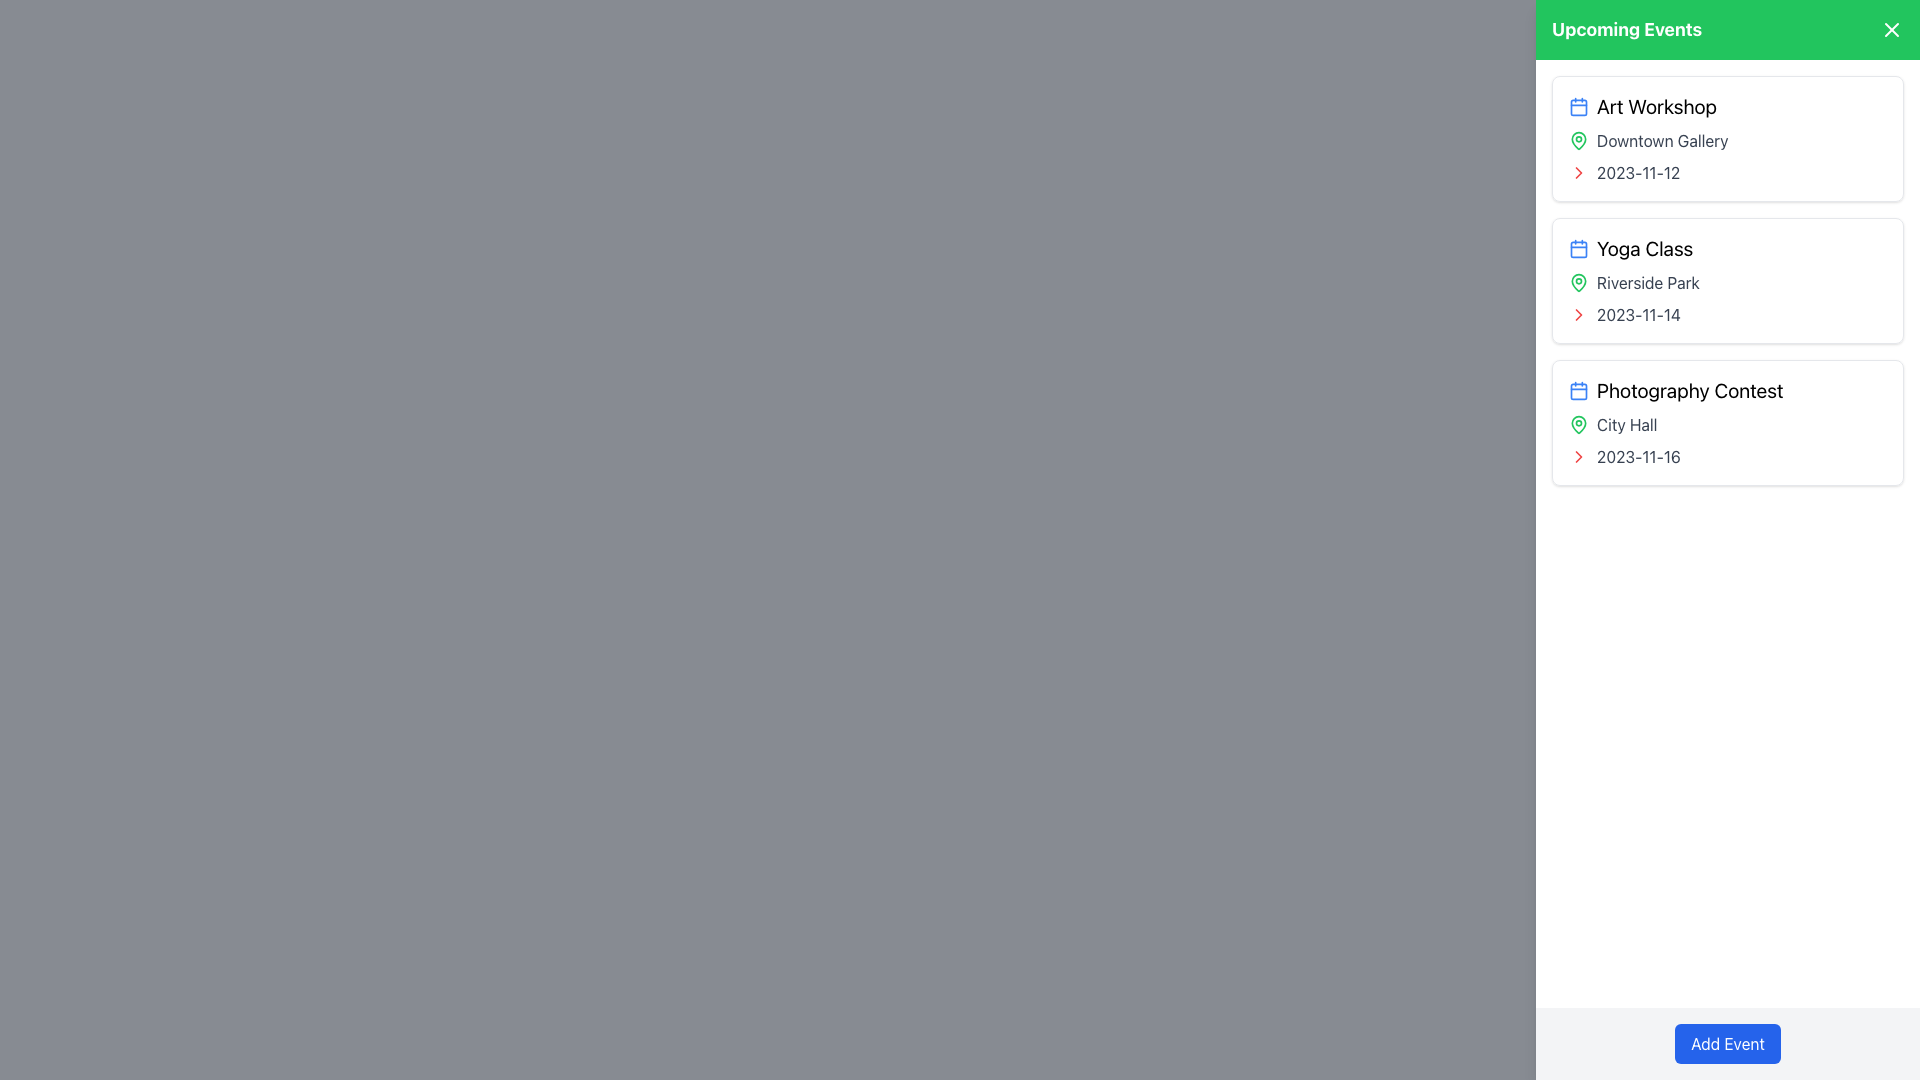 Image resolution: width=1920 pixels, height=1080 pixels. What do you see at coordinates (1578, 248) in the screenshot?
I see `the inner rounded square of the calendar icon indicating the 'Yoga Class' event, which is the second calendar icon in the list` at bounding box center [1578, 248].